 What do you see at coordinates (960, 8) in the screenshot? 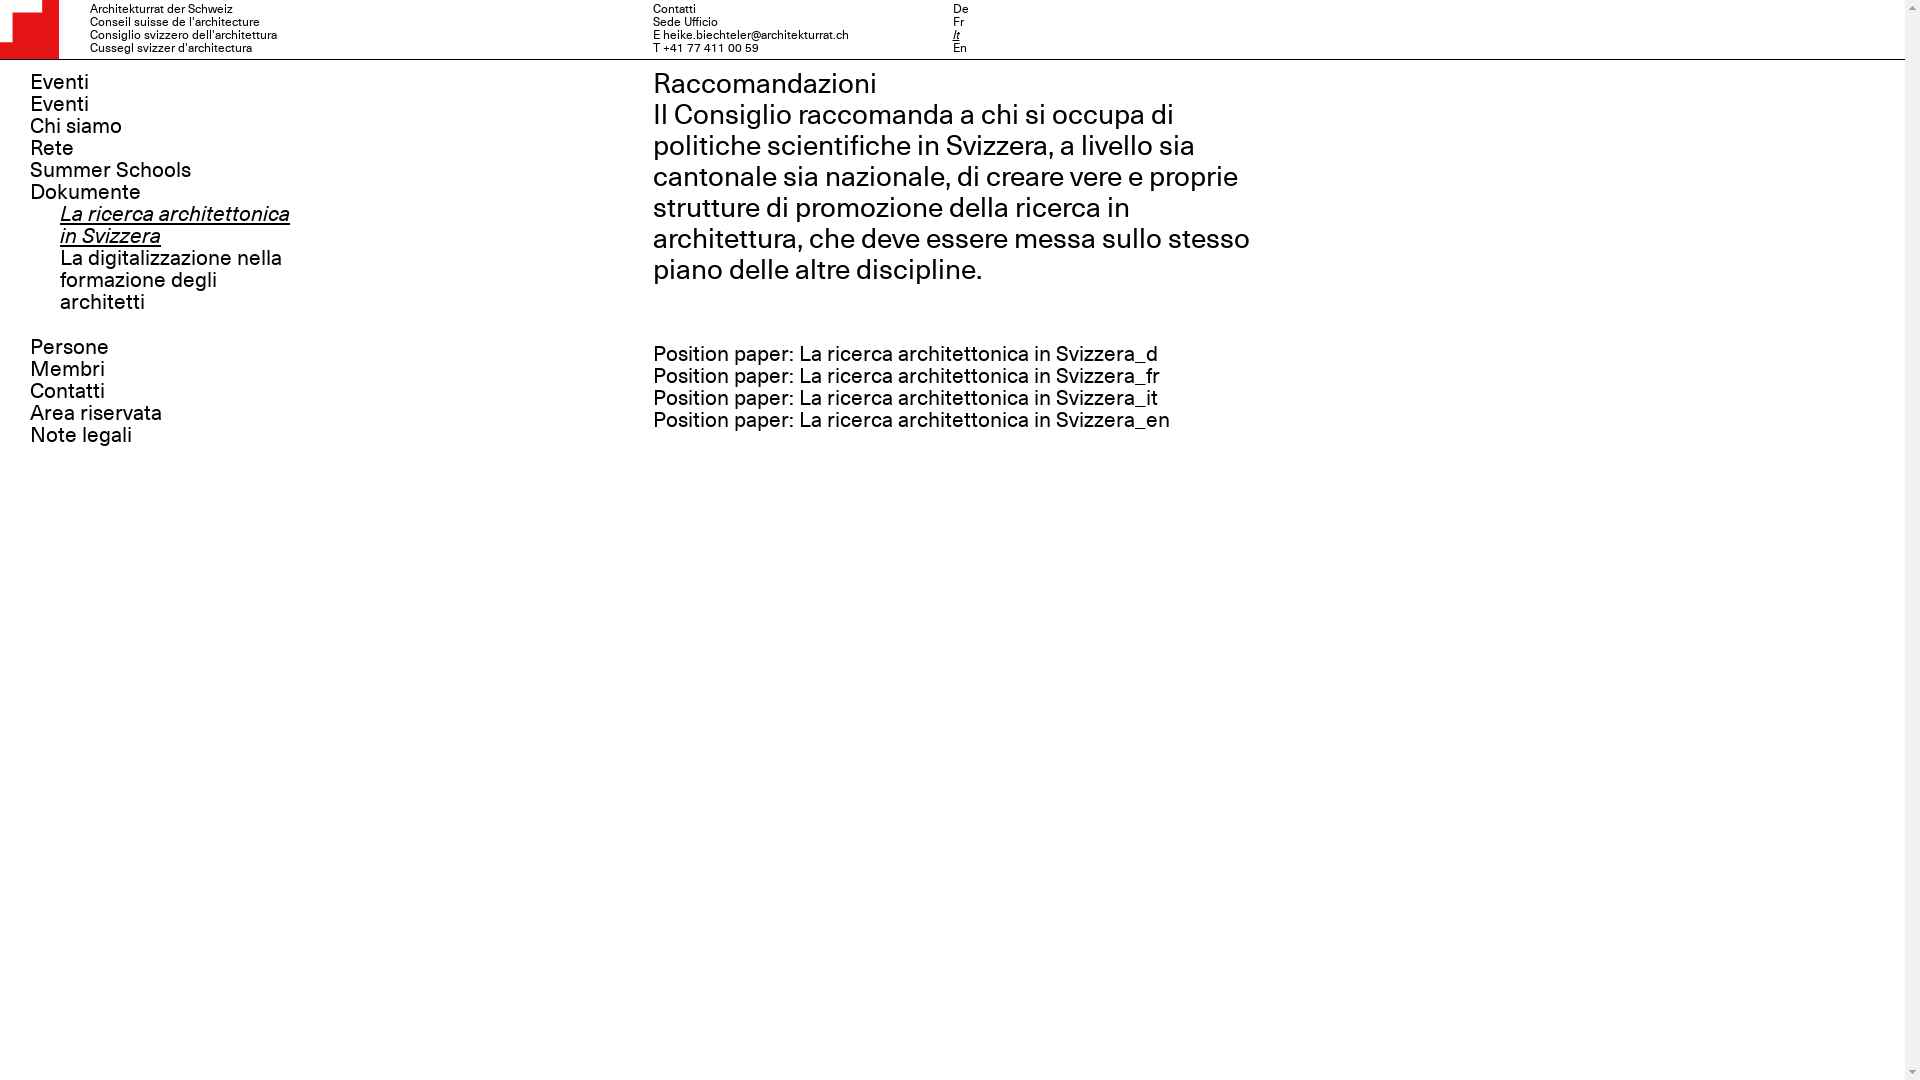
I see `'De'` at bounding box center [960, 8].